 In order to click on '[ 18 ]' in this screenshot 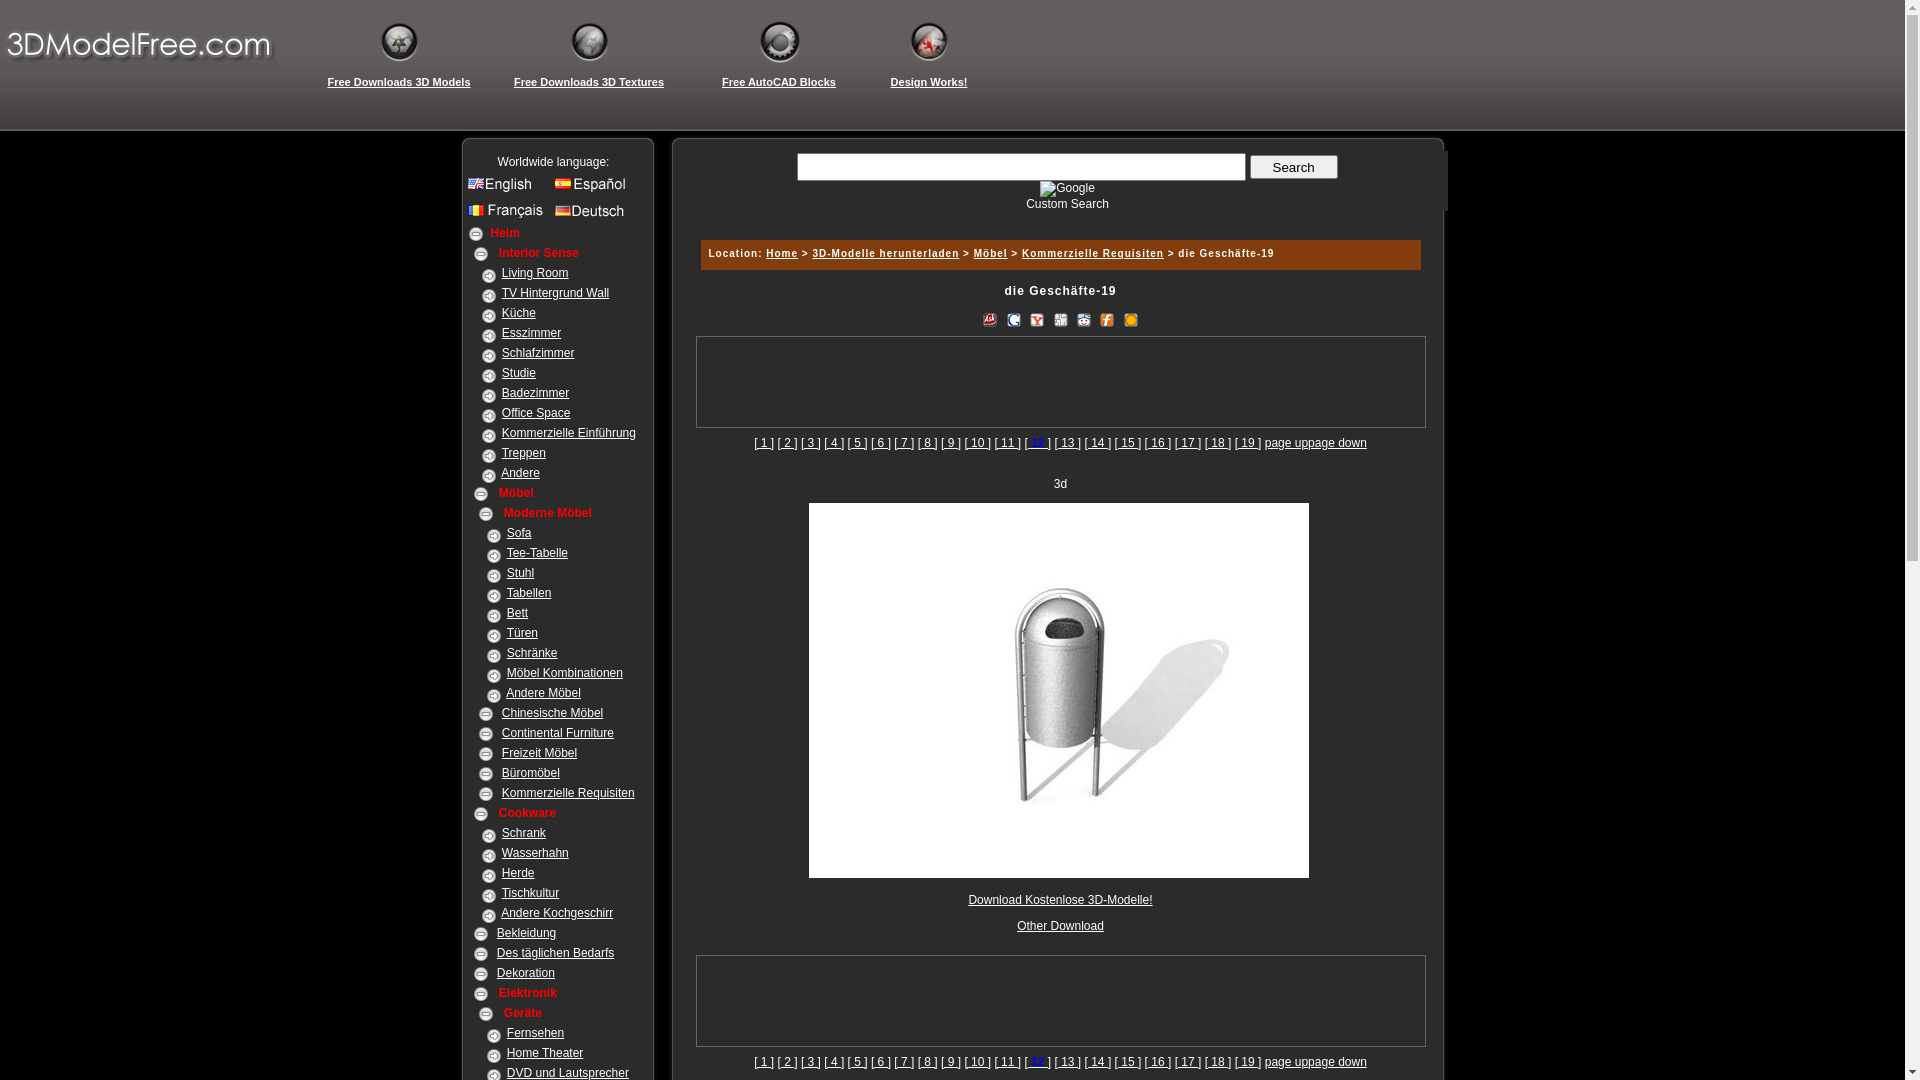, I will do `click(1203, 442)`.